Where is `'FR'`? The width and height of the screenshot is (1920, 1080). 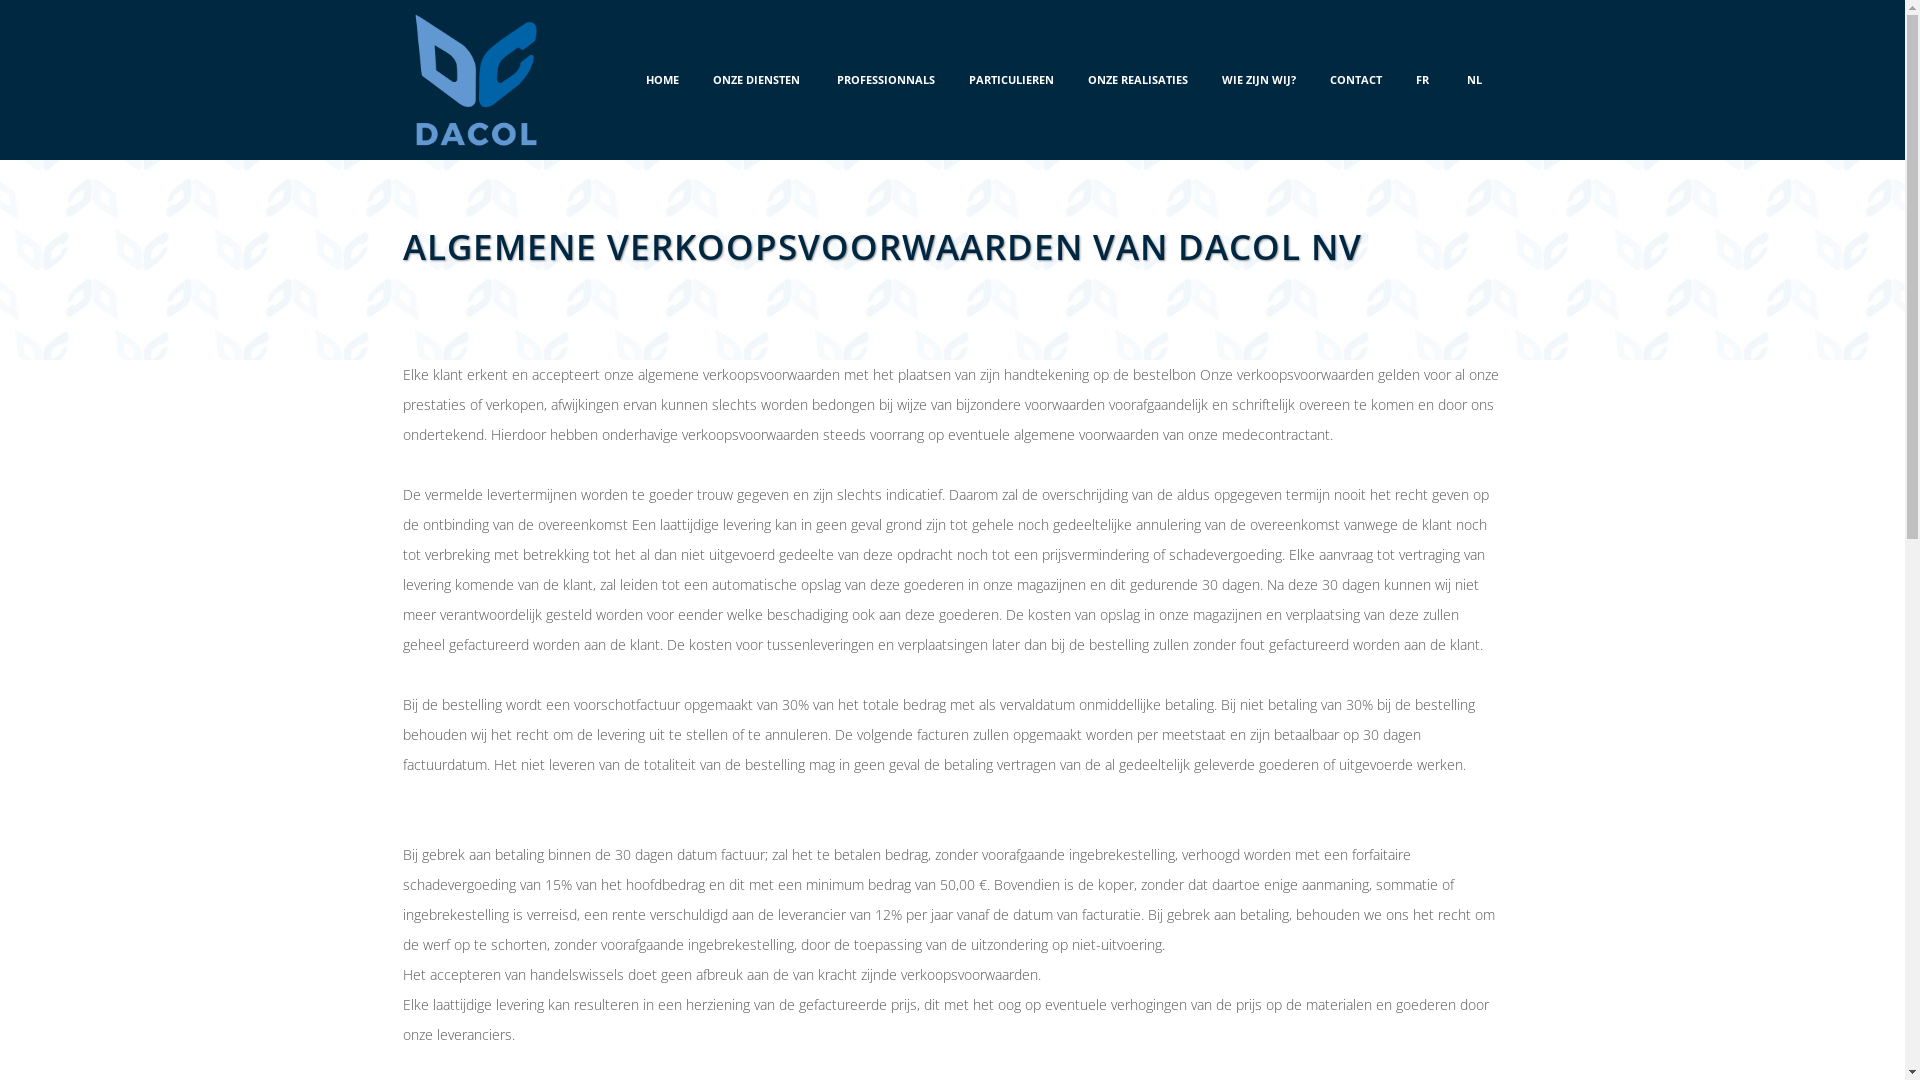
'FR' is located at coordinates (1422, 79).